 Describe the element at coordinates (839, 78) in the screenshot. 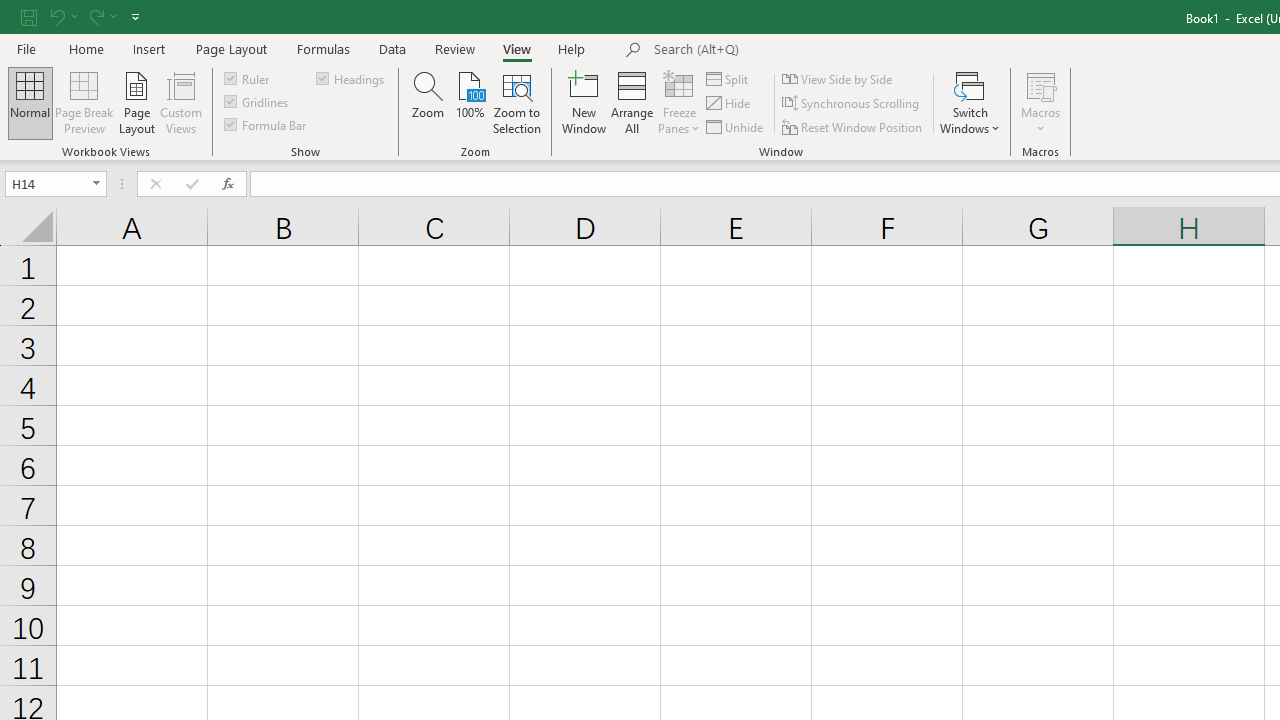

I see `'View Side by Side'` at that location.